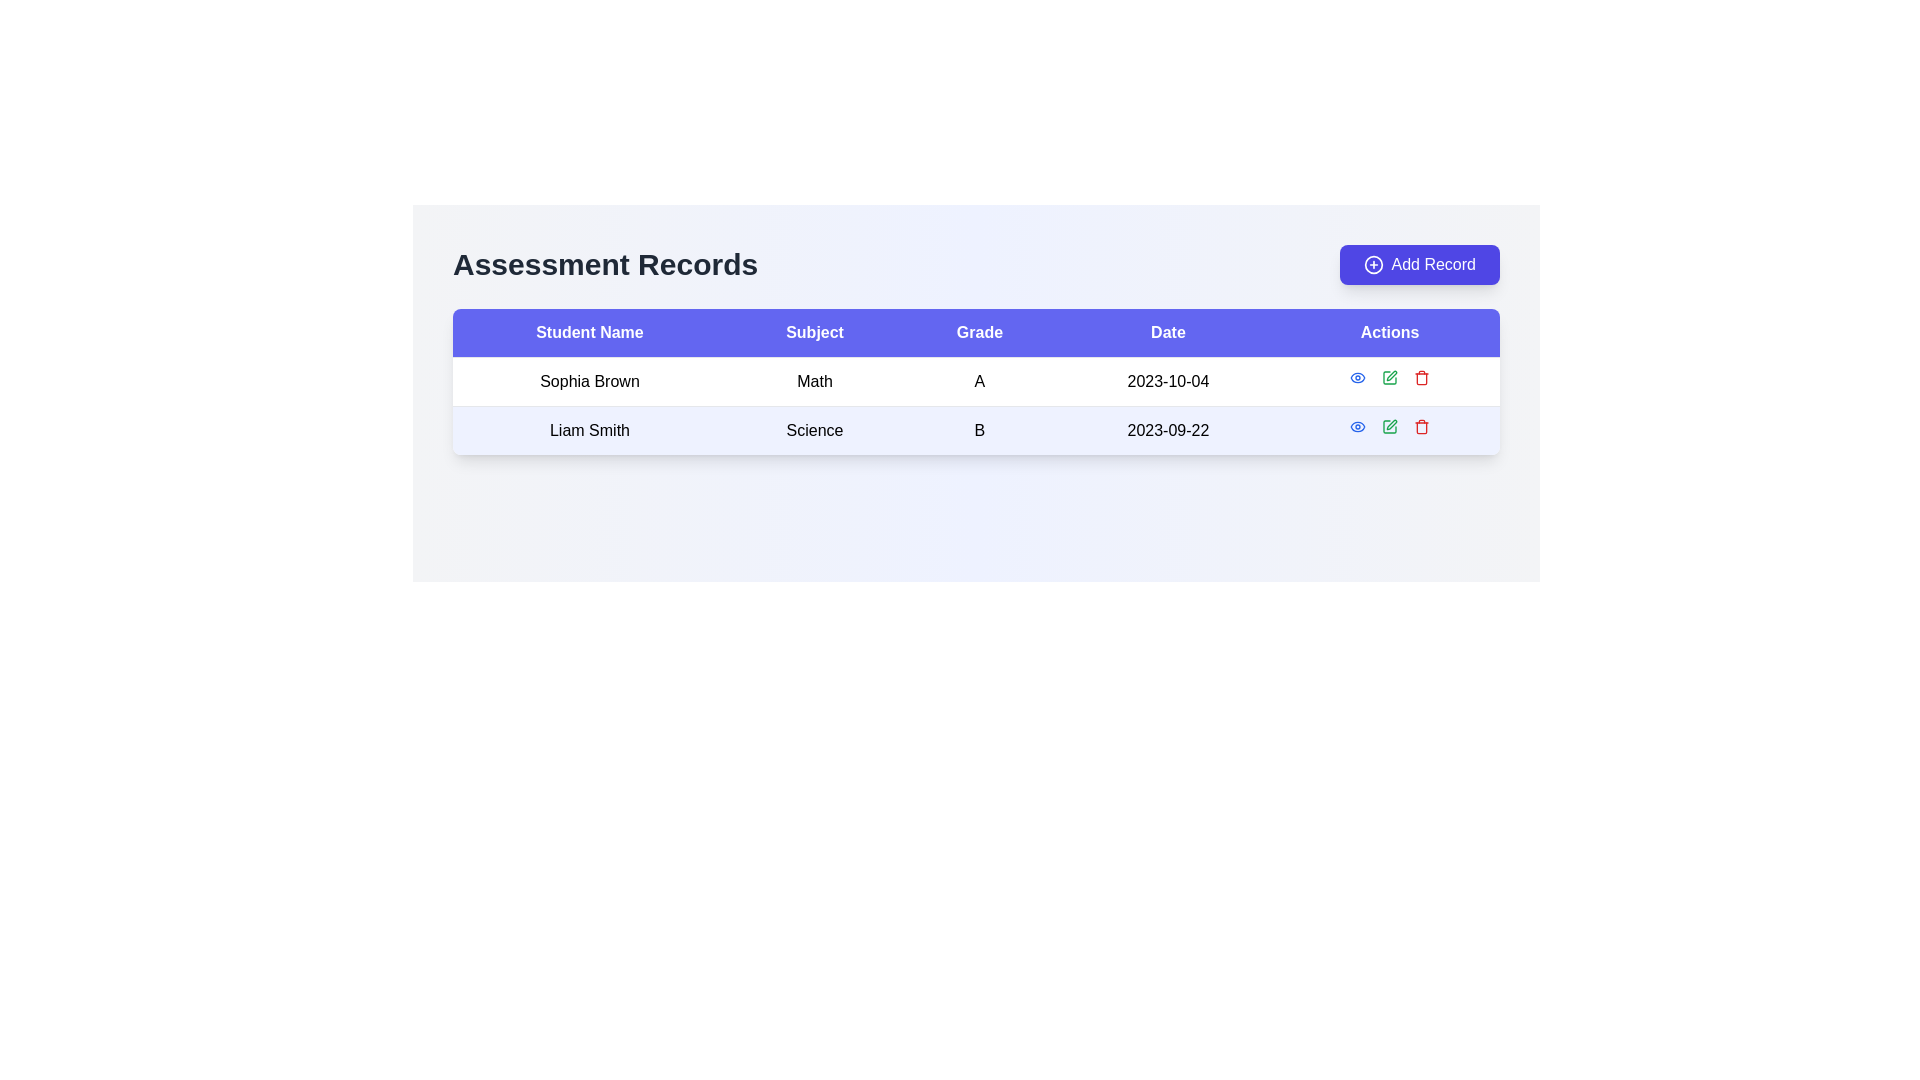 Image resolution: width=1920 pixels, height=1080 pixels. I want to click on the blue eye-shaped Action Icon located under the Actions column beside the second data row in the table, so click(1358, 378).